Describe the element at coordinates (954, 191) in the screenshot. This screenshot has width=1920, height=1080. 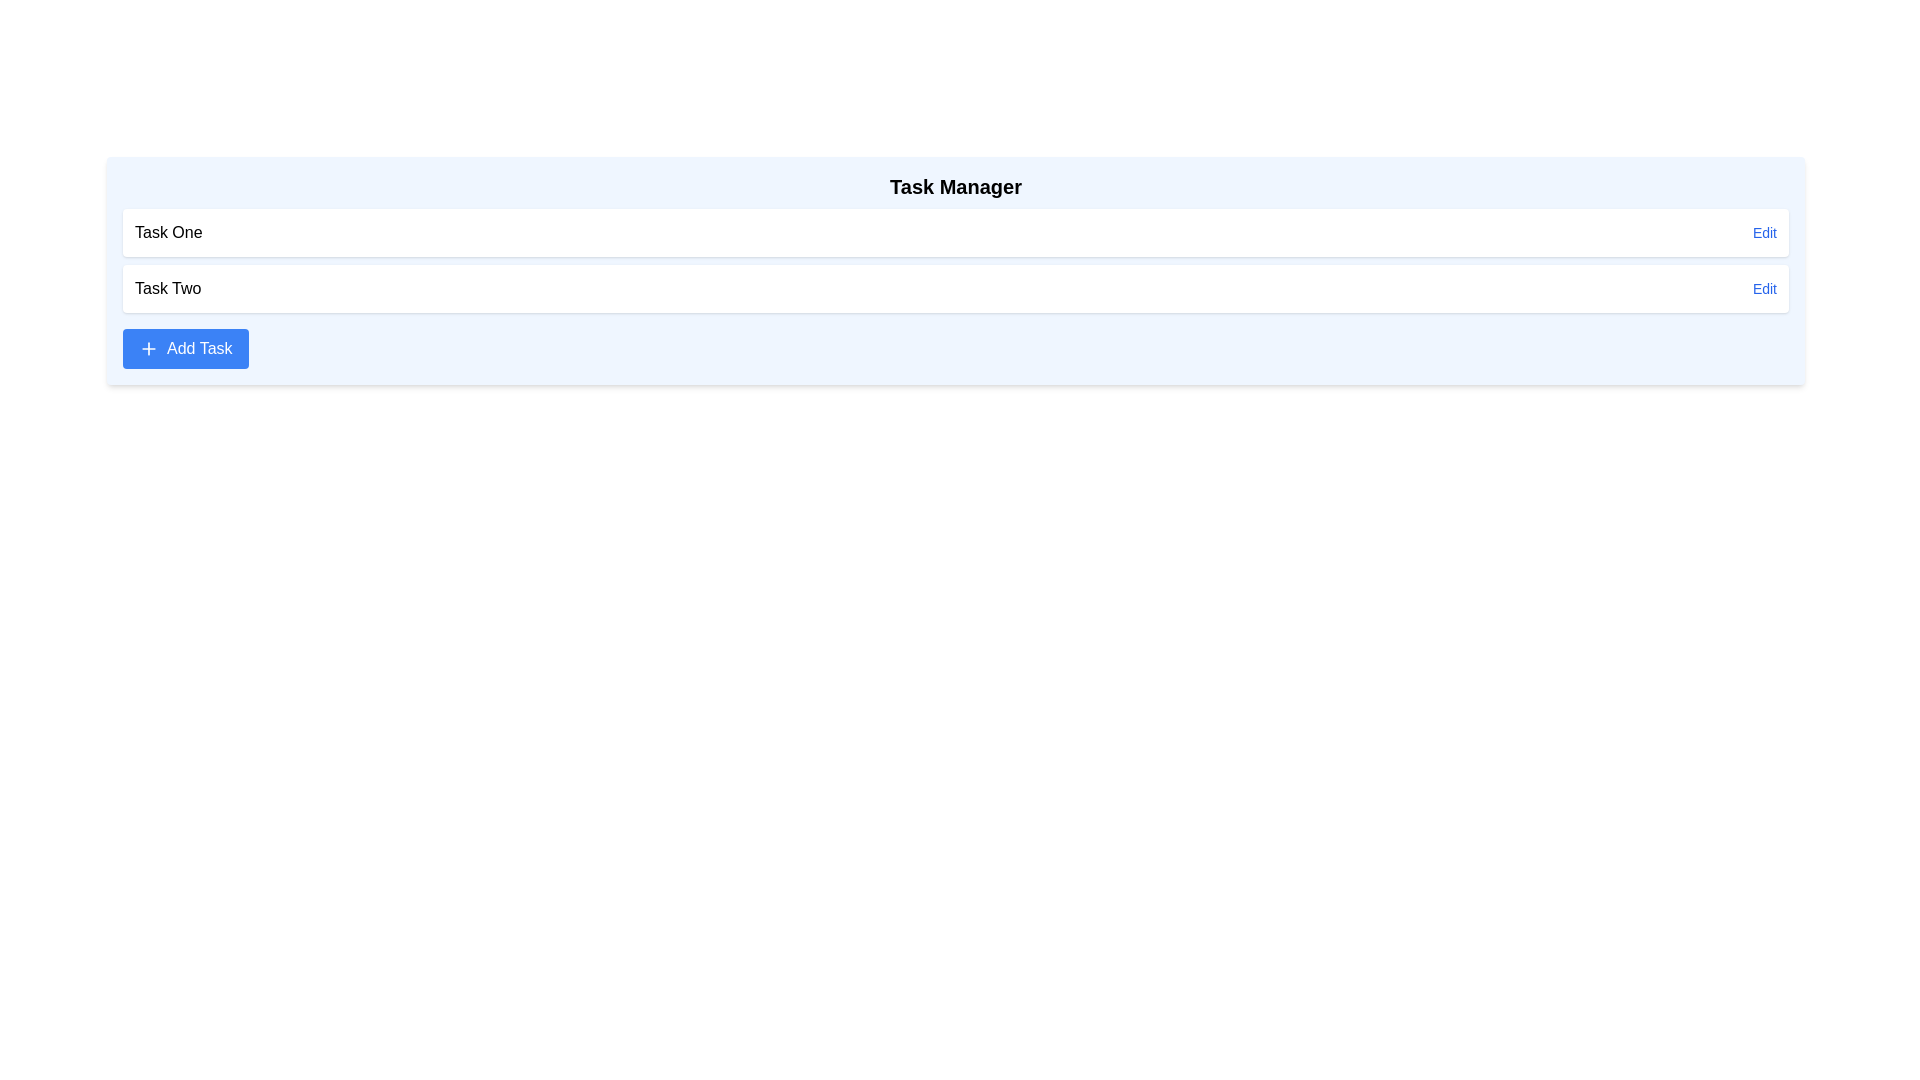
I see `the 'Task Manager' text label, which is styled in bold and larger font and located at the top center of a light blue panel` at that location.